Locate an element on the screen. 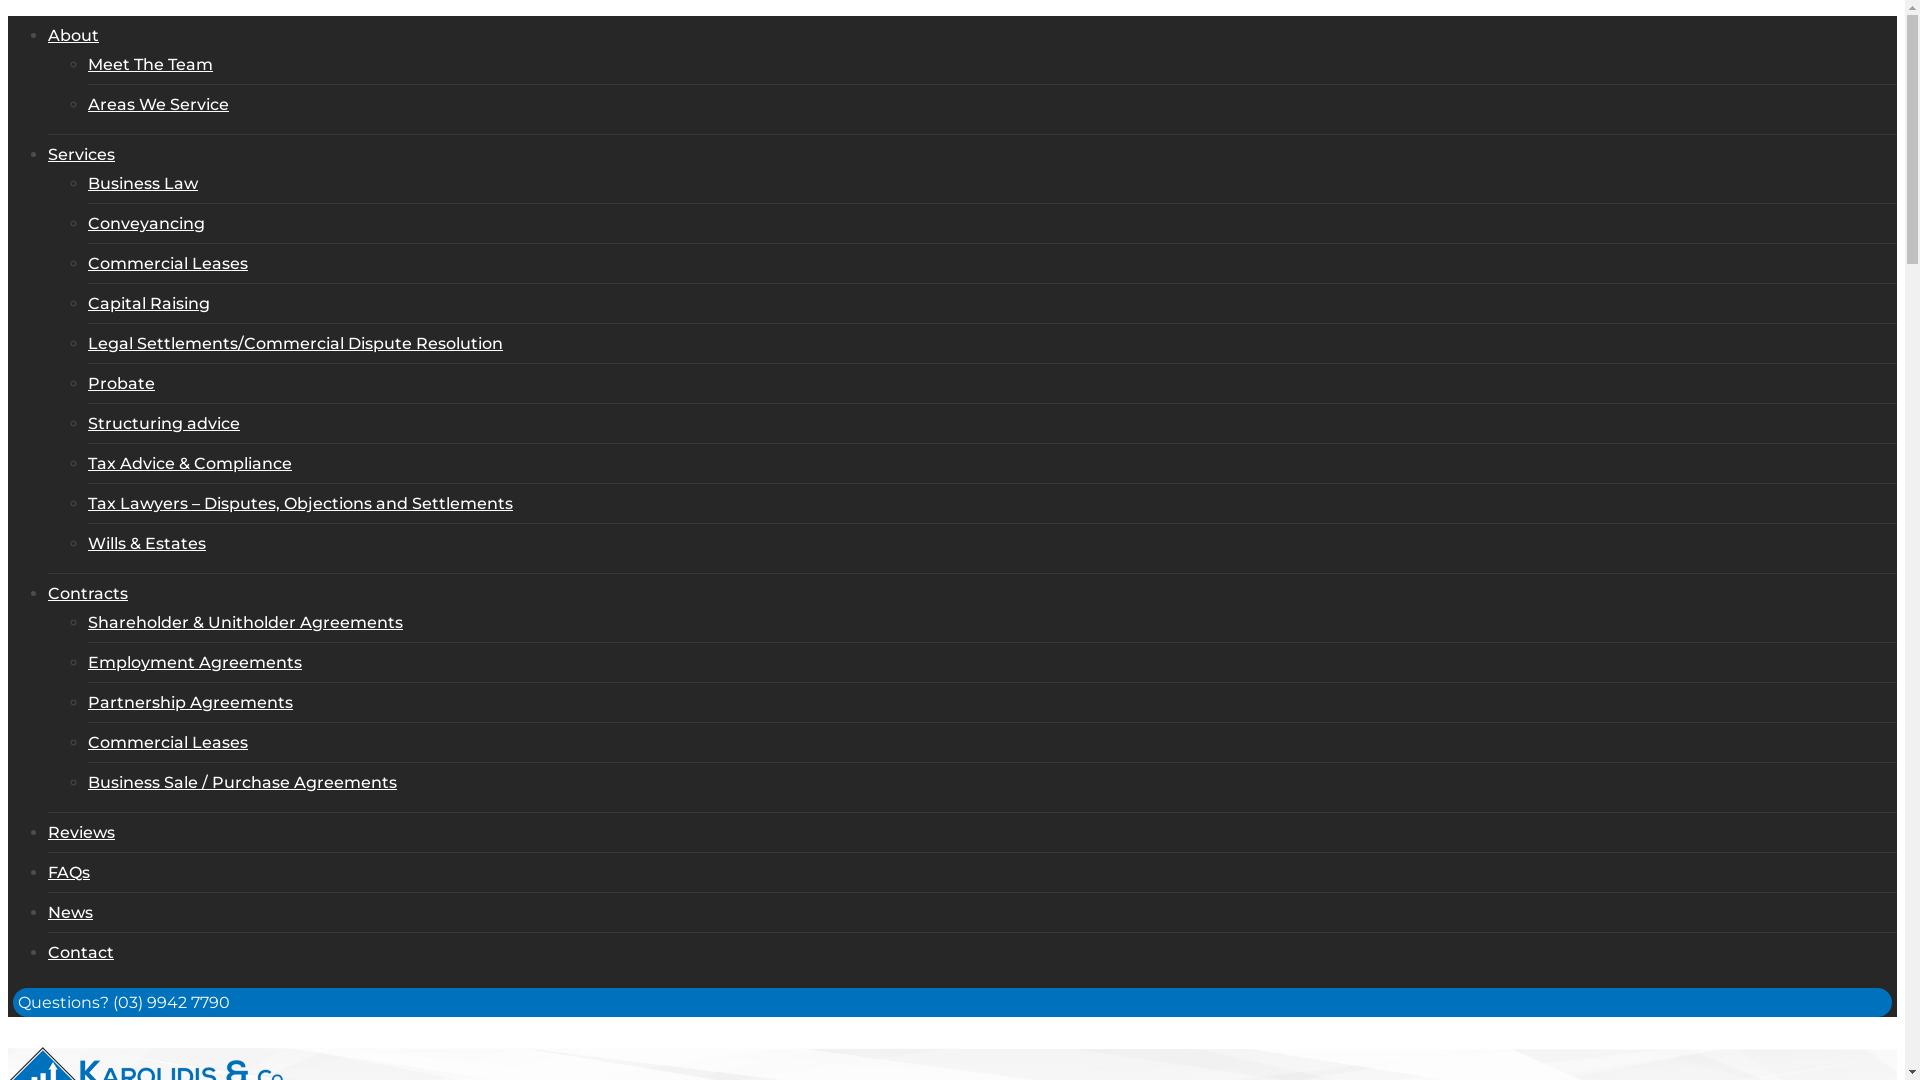 This screenshot has width=1920, height=1080. 'Employment Agreements' is located at coordinates (195, 662).